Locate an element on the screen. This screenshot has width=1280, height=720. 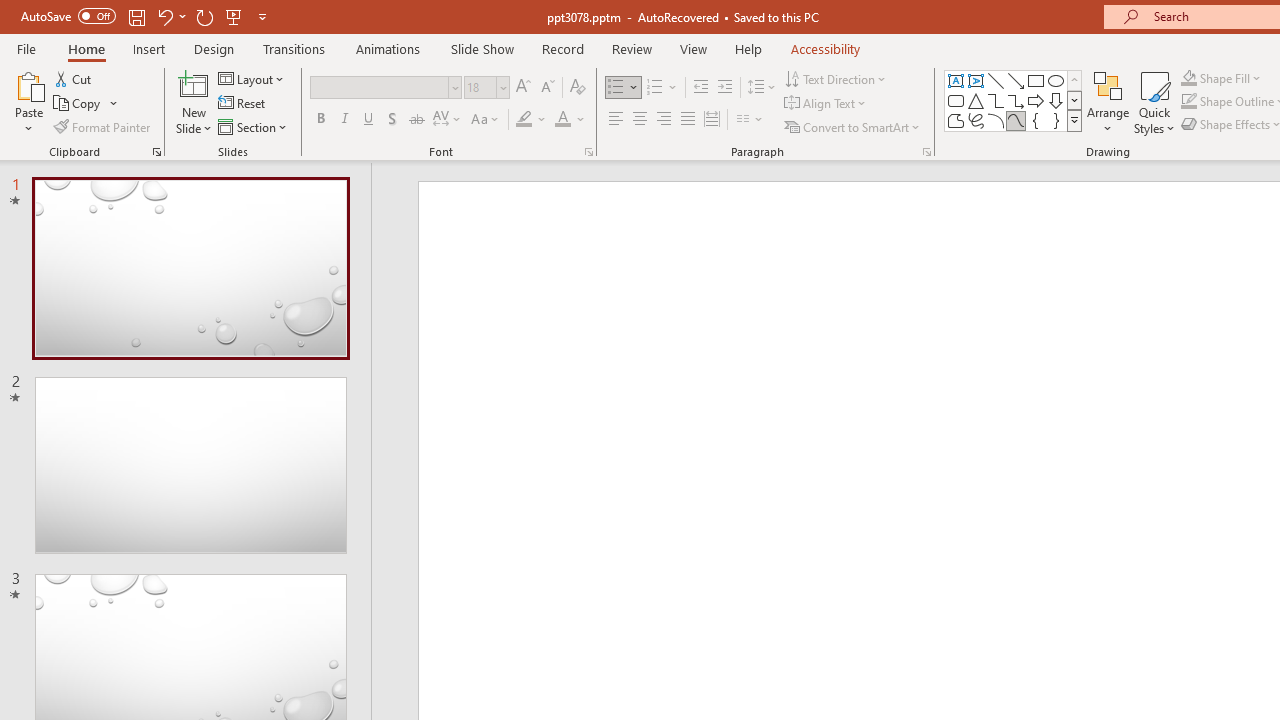
'Isosceles Triangle' is located at coordinates (976, 100).